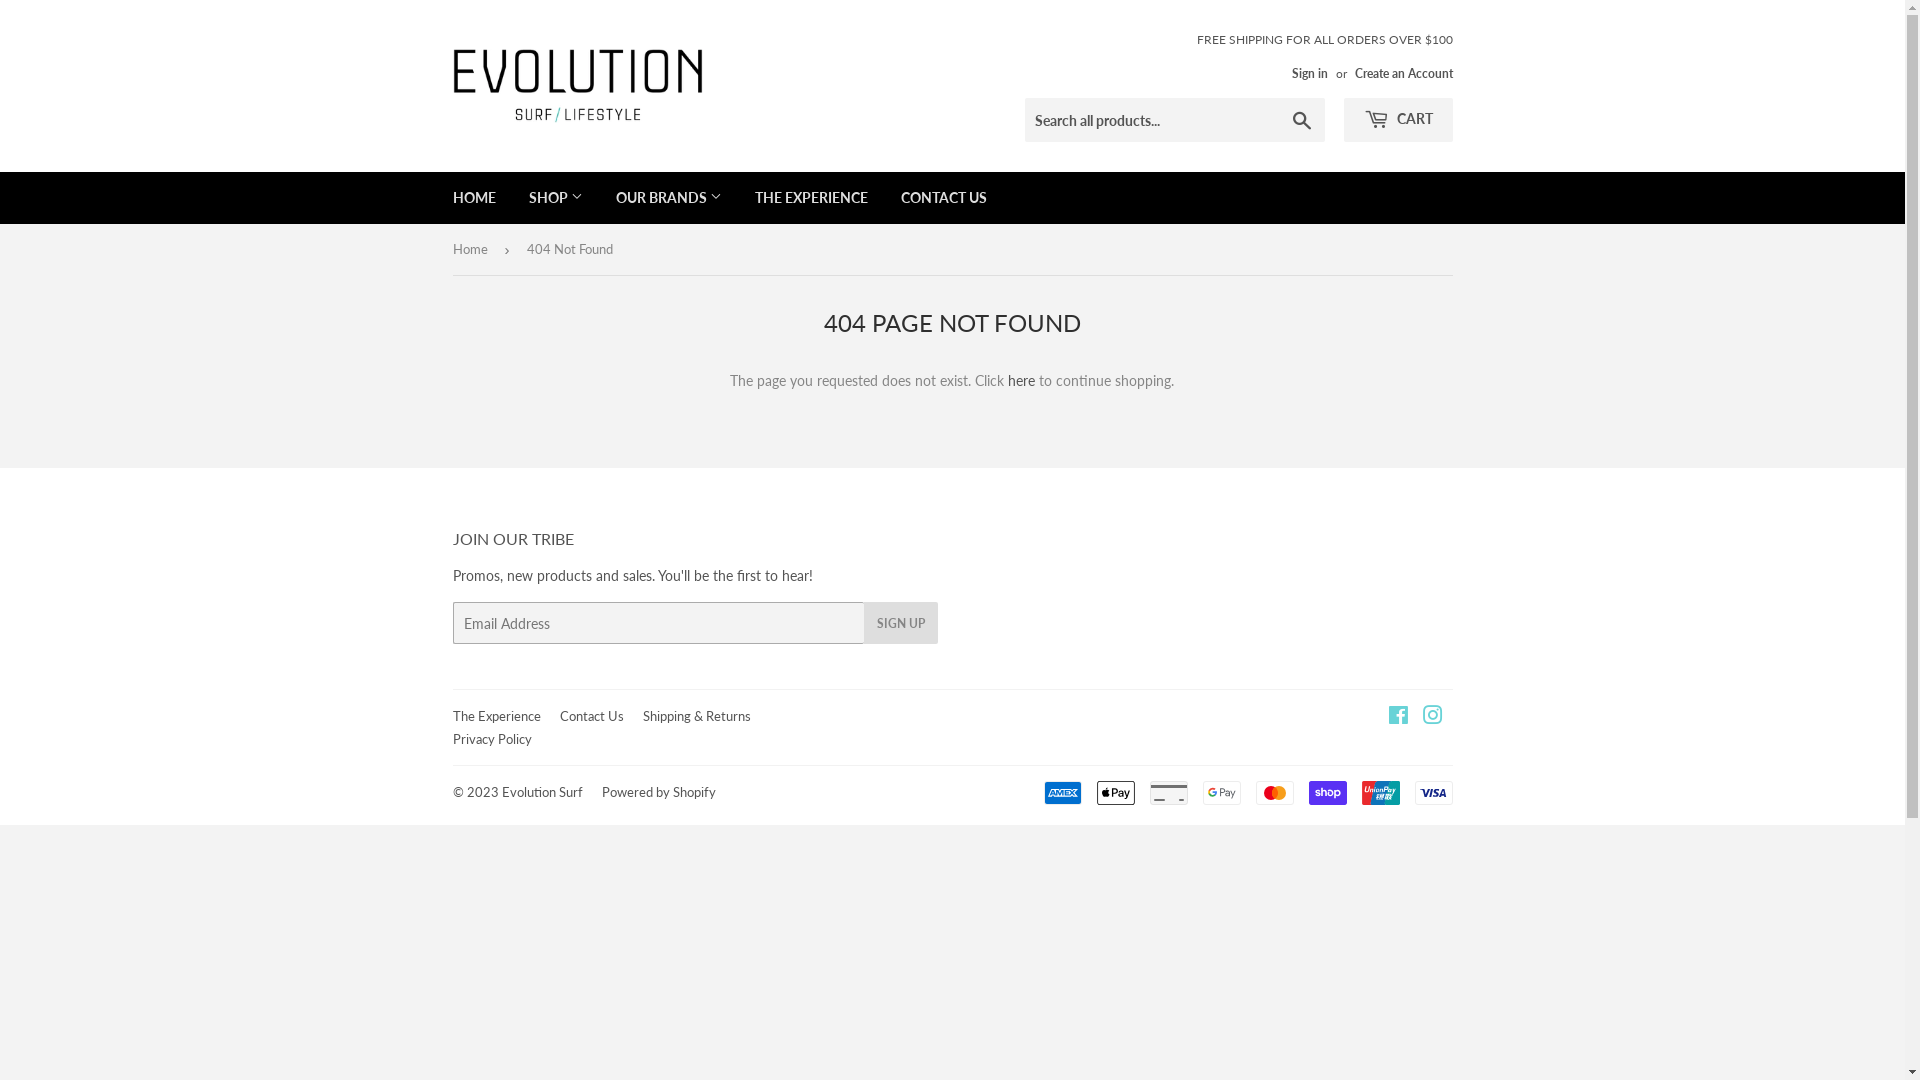  Describe the element at coordinates (1302, 120) in the screenshot. I see `'Search'` at that location.